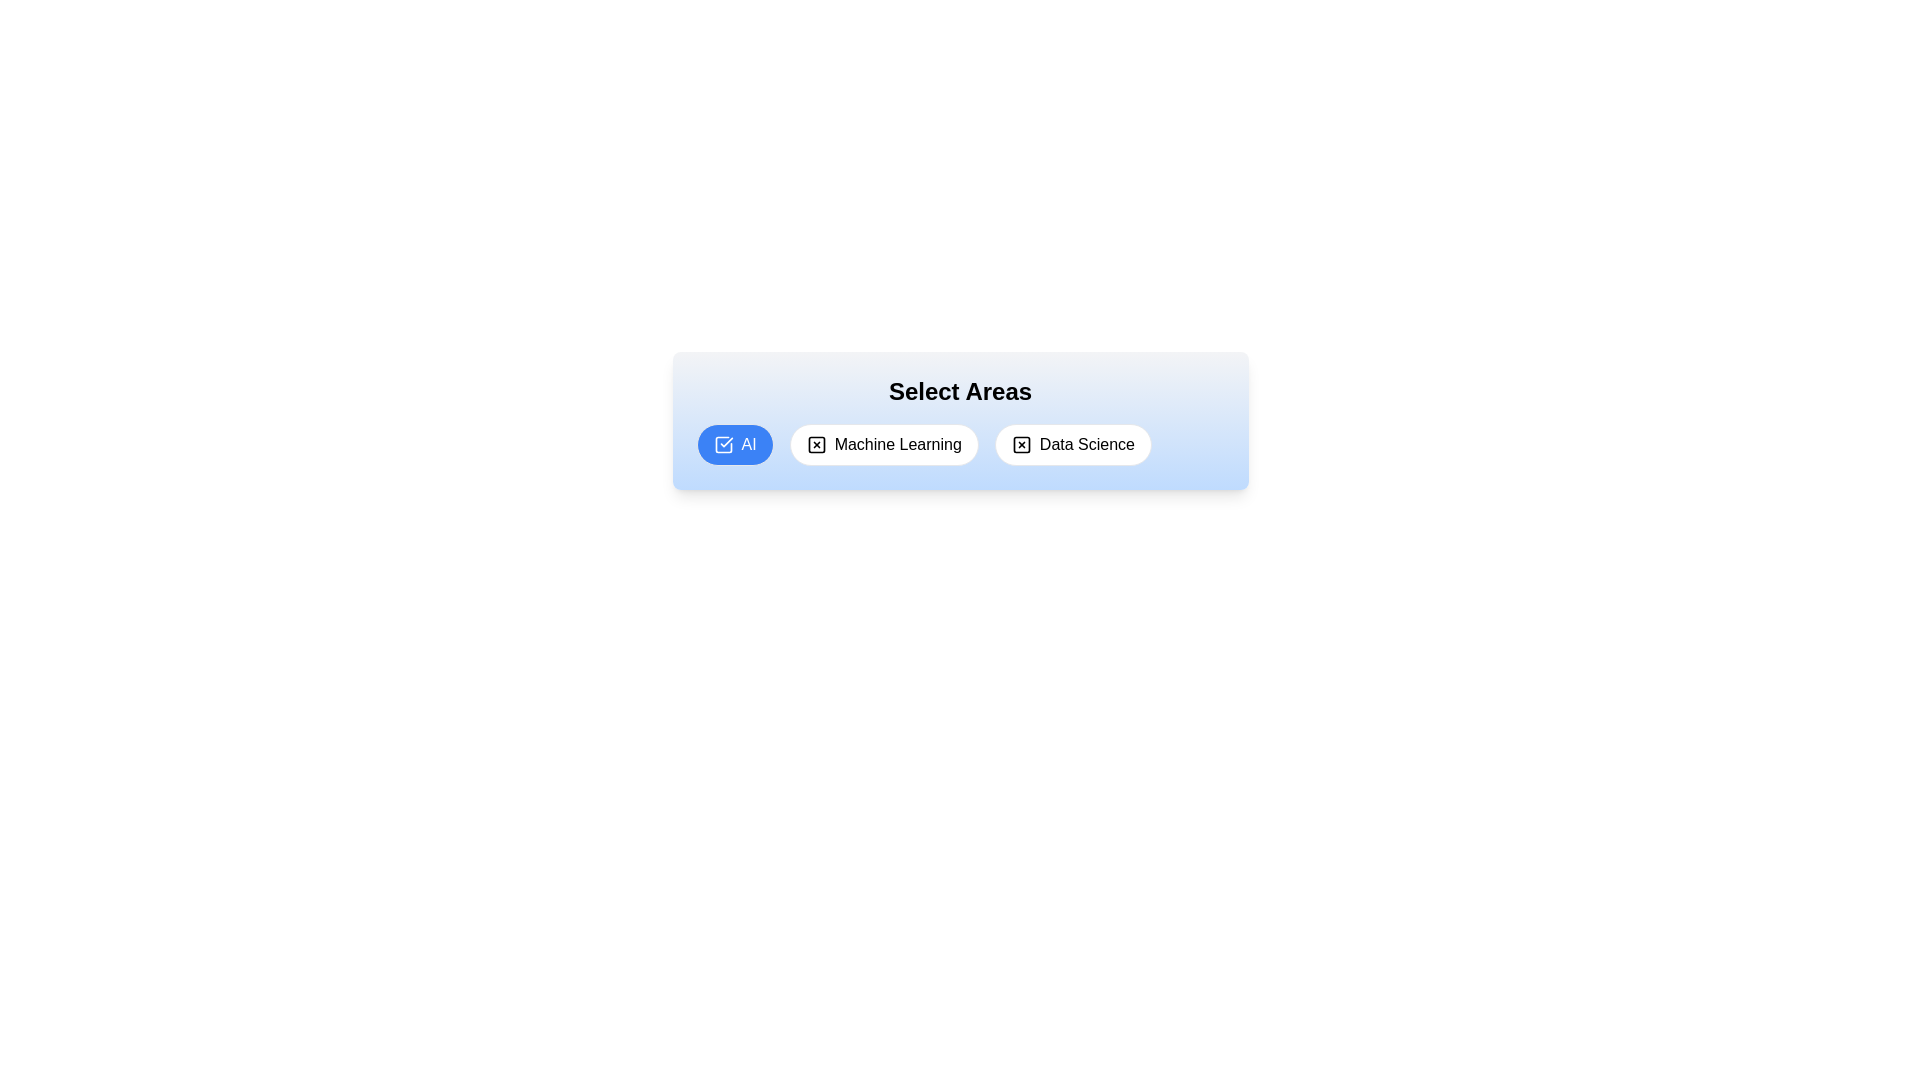  Describe the element at coordinates (1072, 443) in the screenshot. I see `the tag Data Science to observe its hover effect` at that location.